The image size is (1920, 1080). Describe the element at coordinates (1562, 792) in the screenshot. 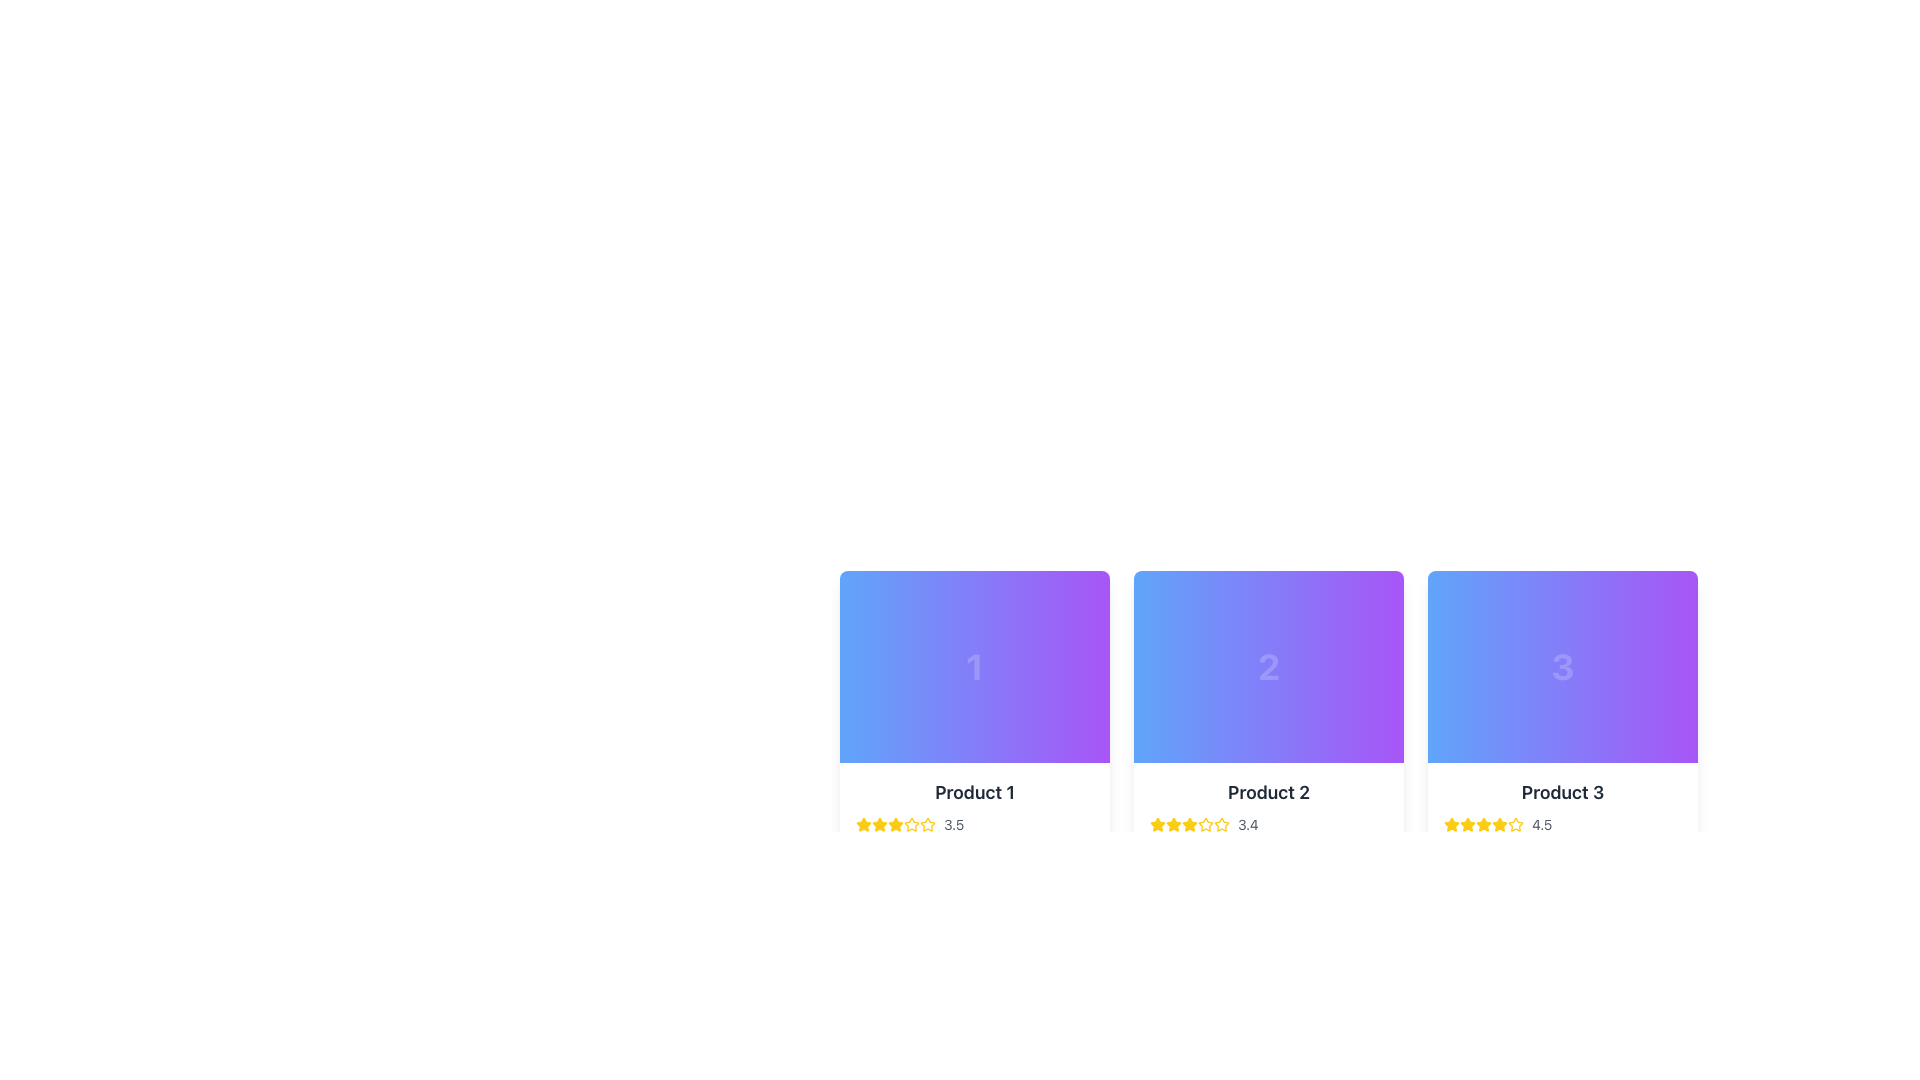

I see `the 'Product 3' text label` at that location.